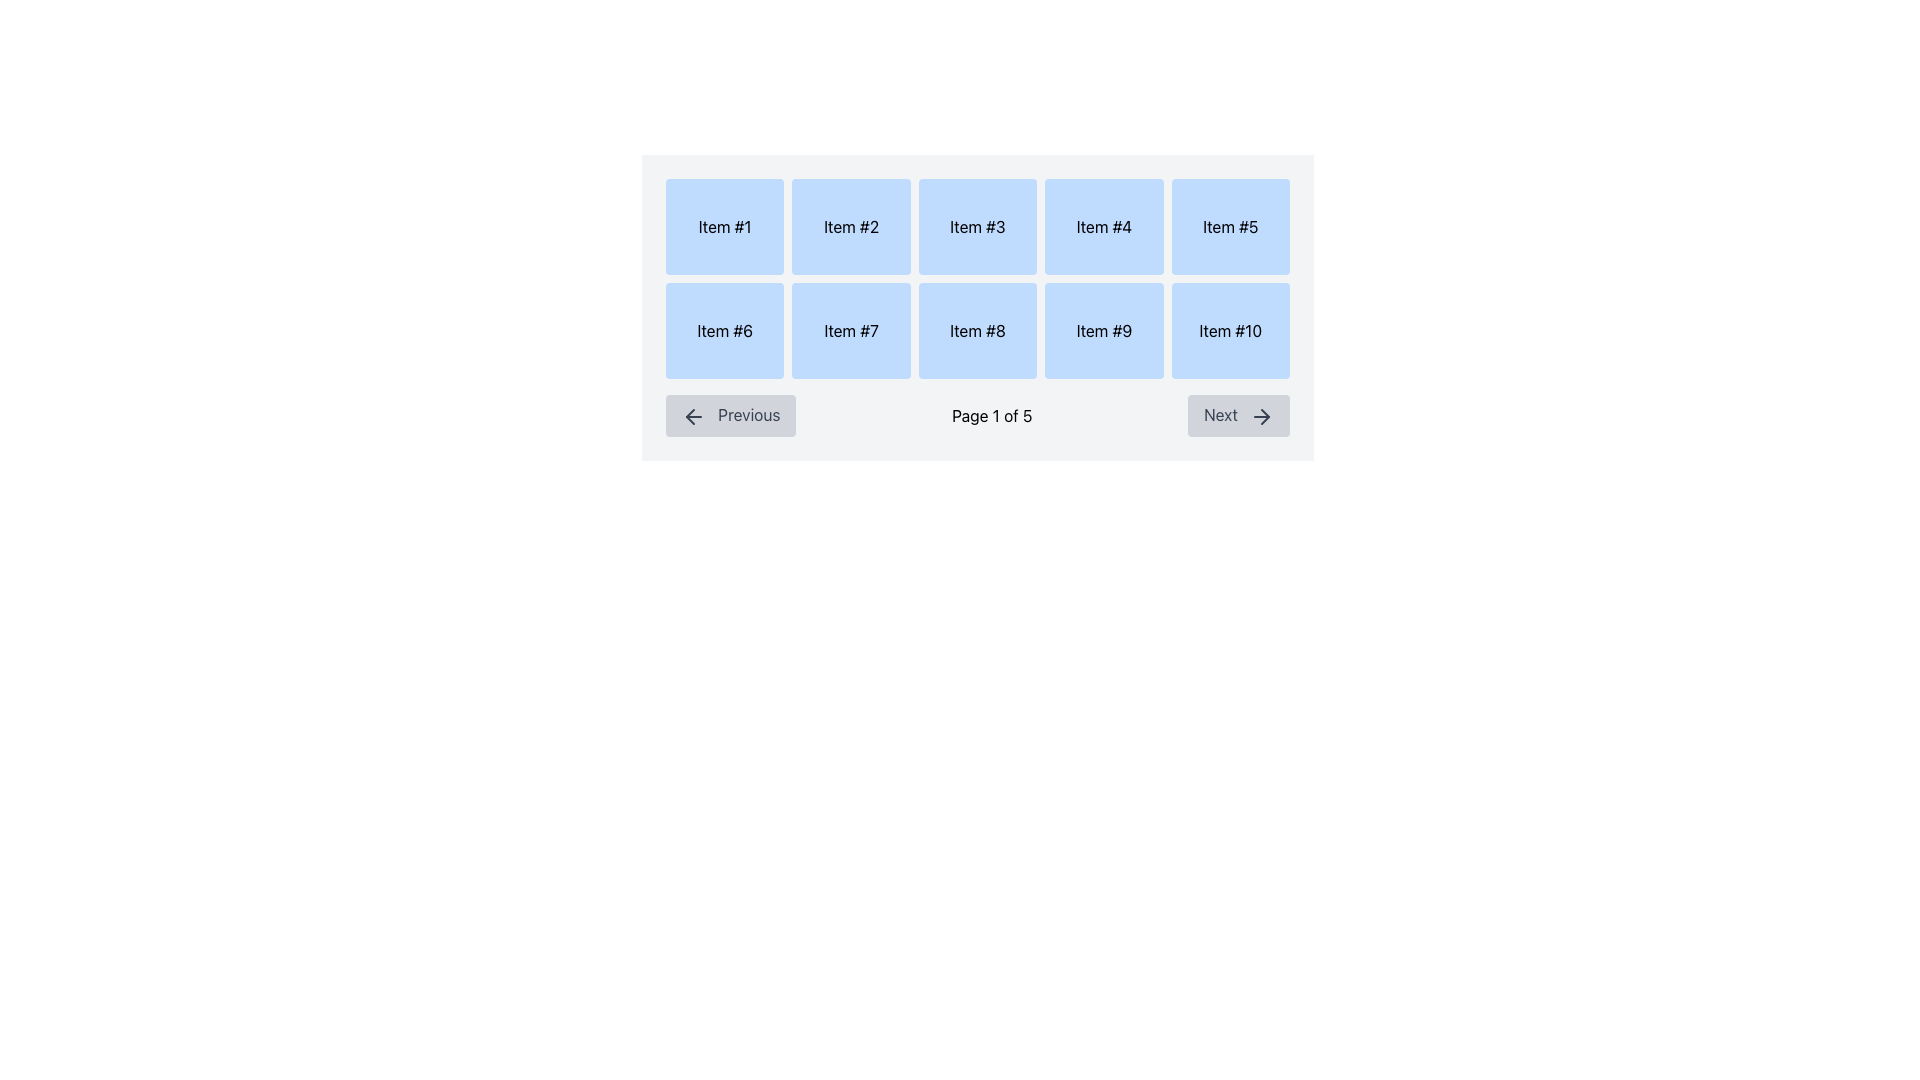 This screenshot has height=1080, width=1920. I want to click on the button-like grid item located in the second row and second column of the grid, so click(851, 330).